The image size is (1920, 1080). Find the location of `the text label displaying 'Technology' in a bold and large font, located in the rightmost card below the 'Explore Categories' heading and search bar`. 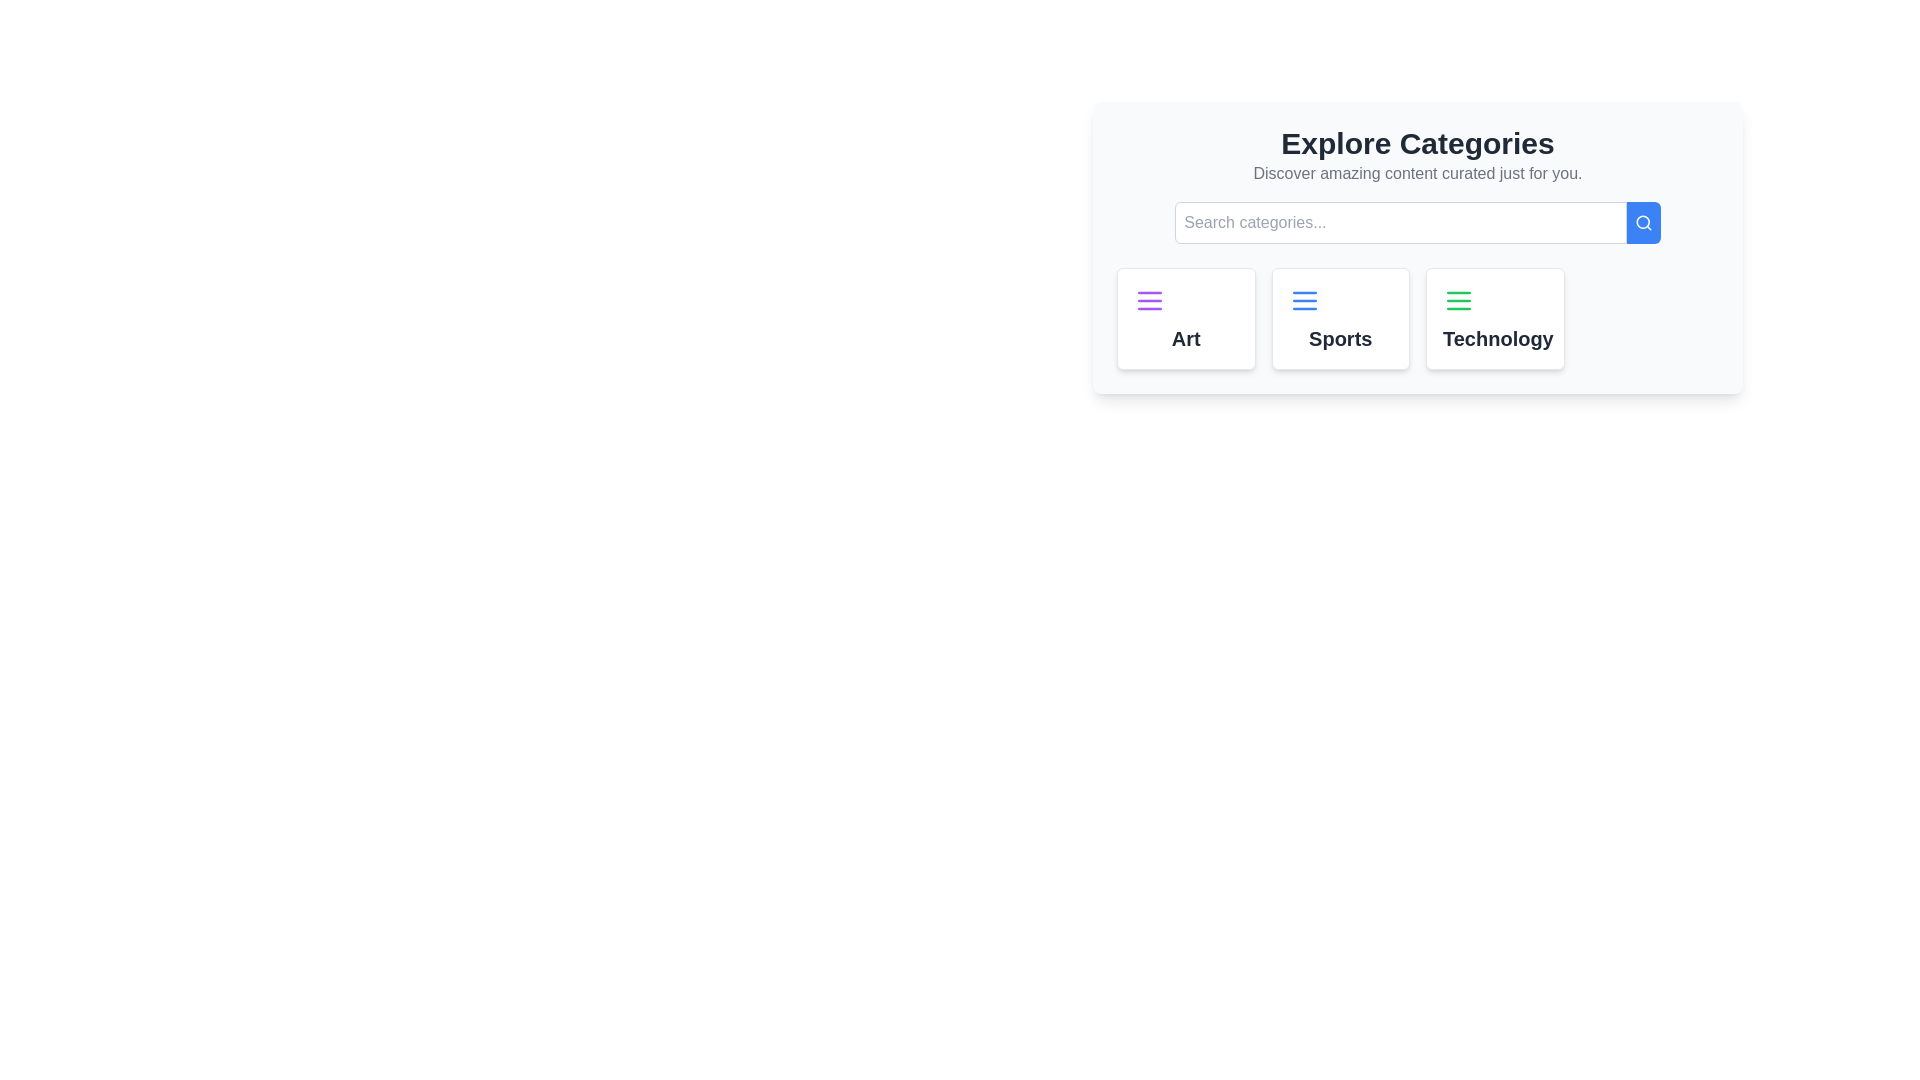

the text label displaying 'Technology' in a bold and large font, located in the rightmost card below the 'Explore Categories' heading and search bar is located at coordinates (1495, 338).